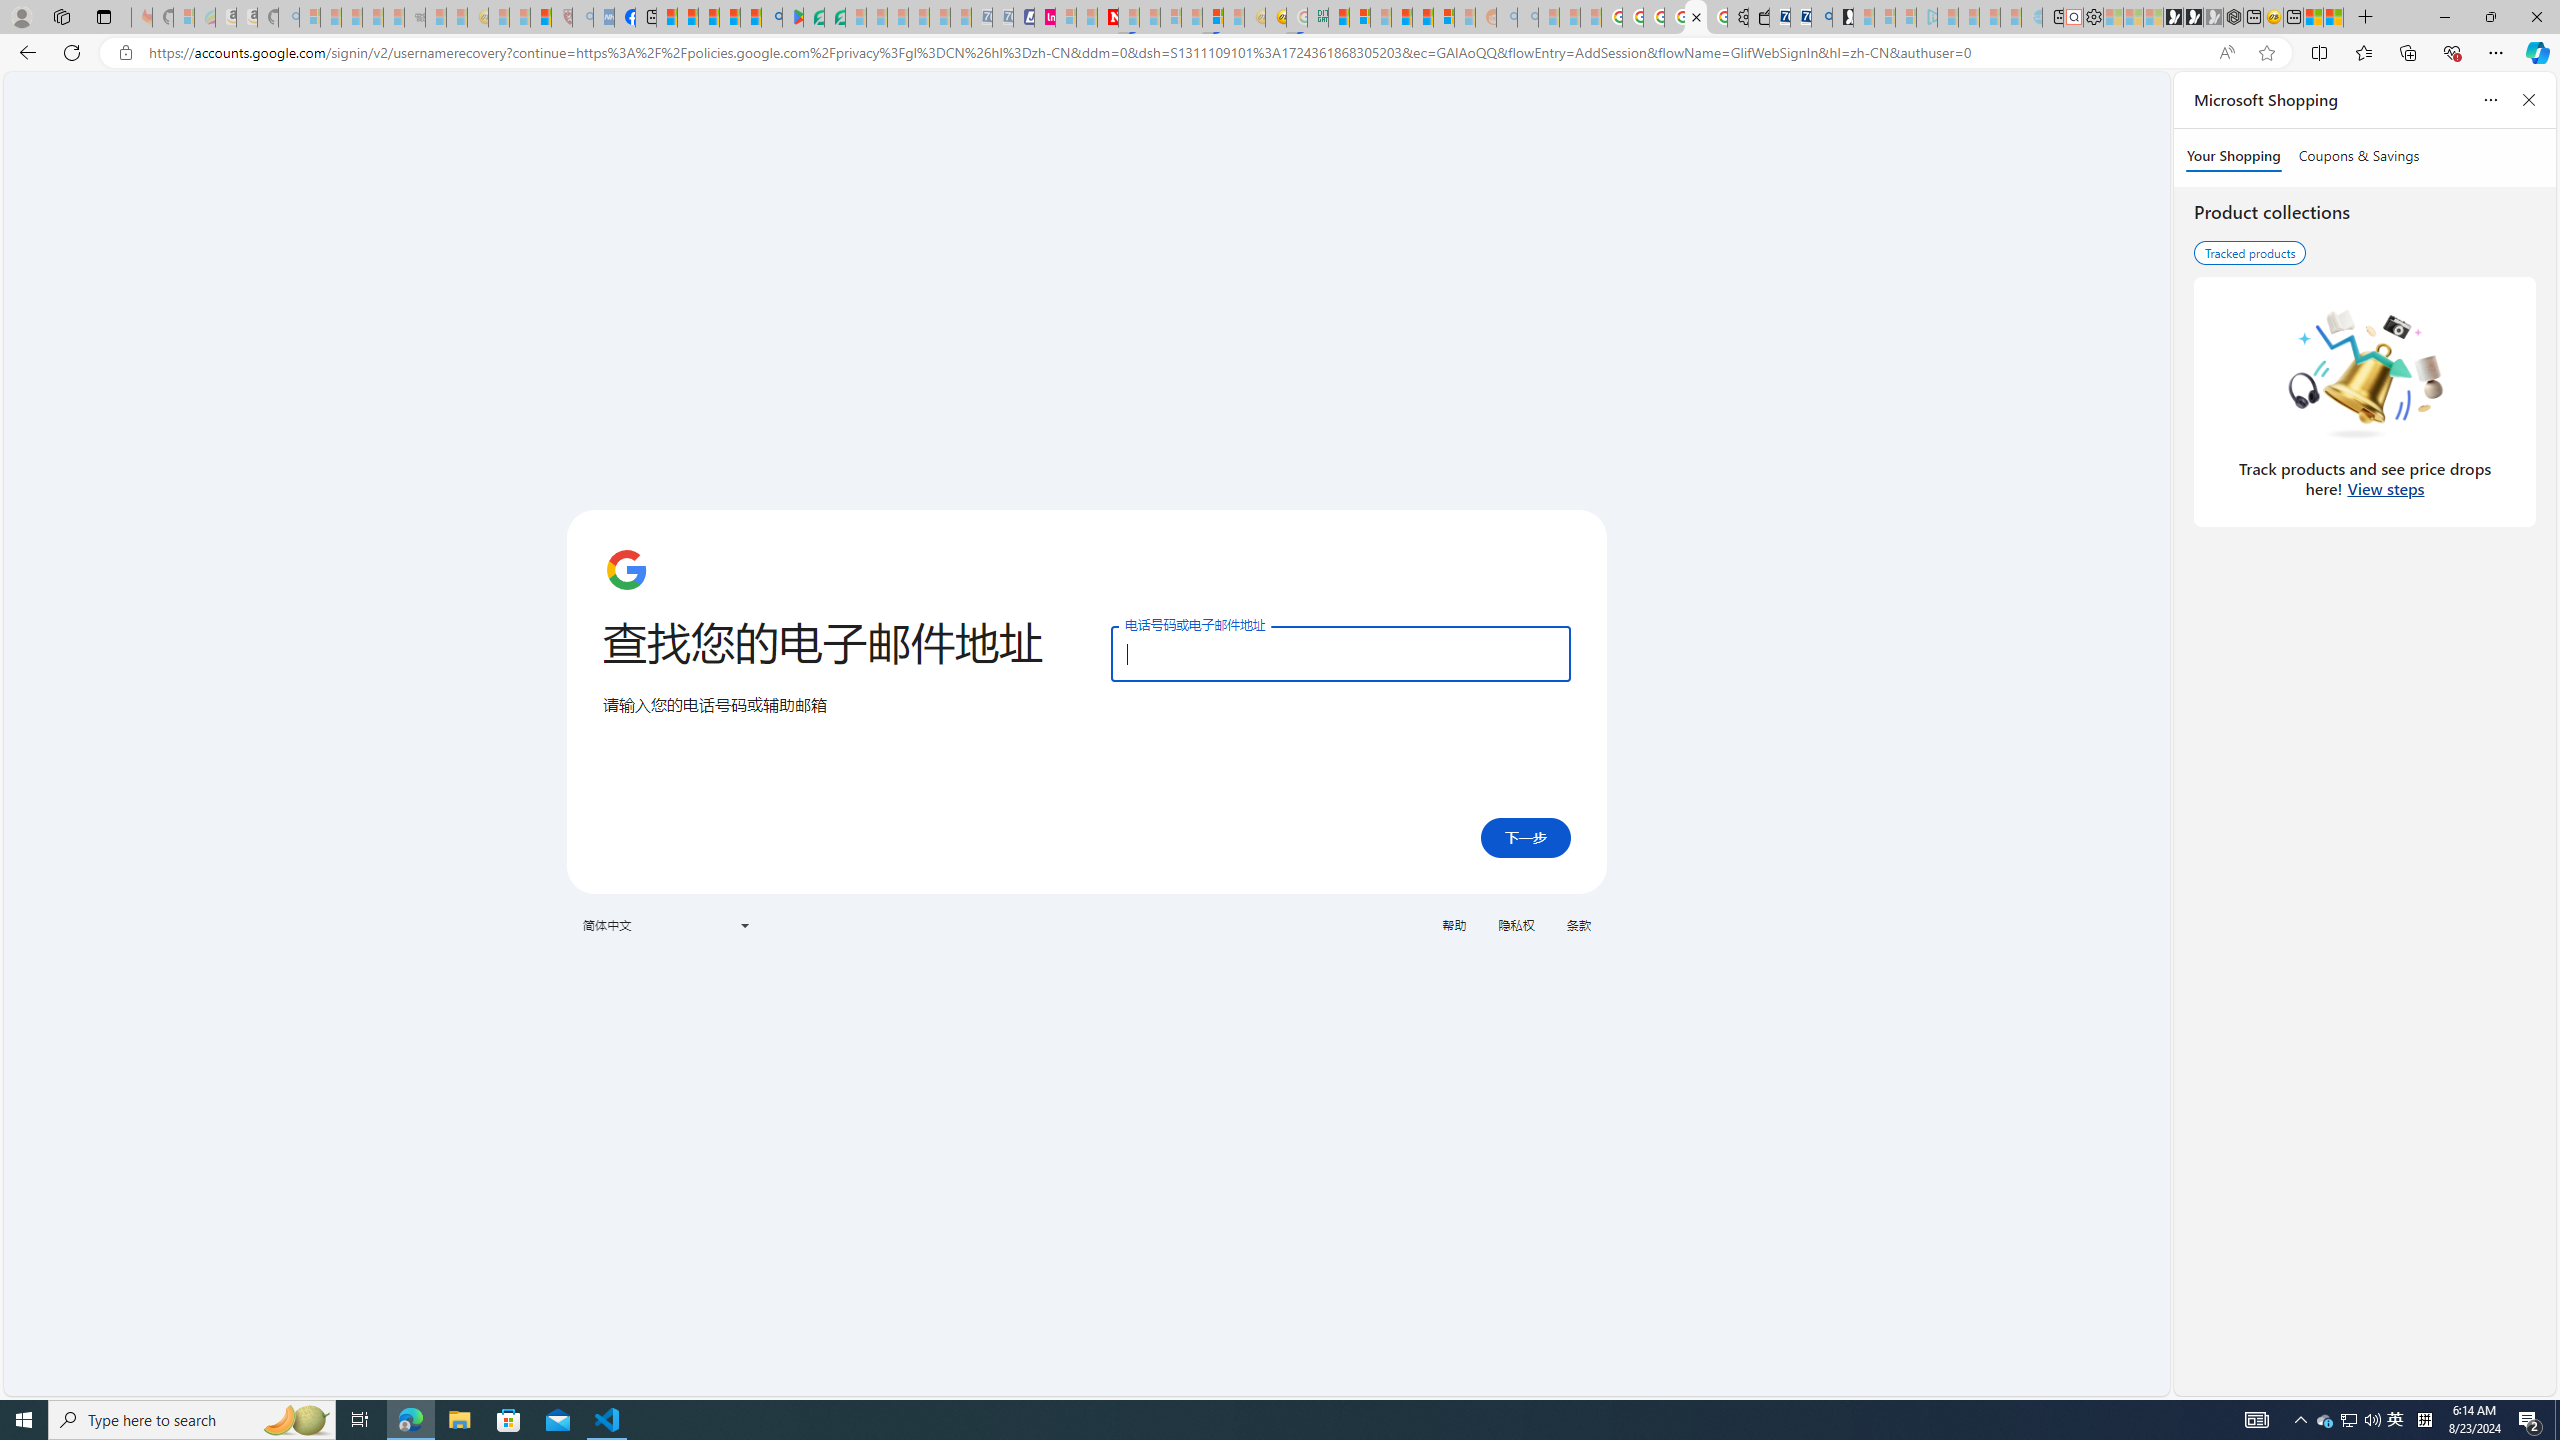 Image resolution: width=2560 pixels, height=1440 pixels. What do you see at coordinates (743, 924) in the screenshot?
I see `'Class: VfPpkd-t08AT-Bz112c-Bd00G'` at bounding box center [743, 924].